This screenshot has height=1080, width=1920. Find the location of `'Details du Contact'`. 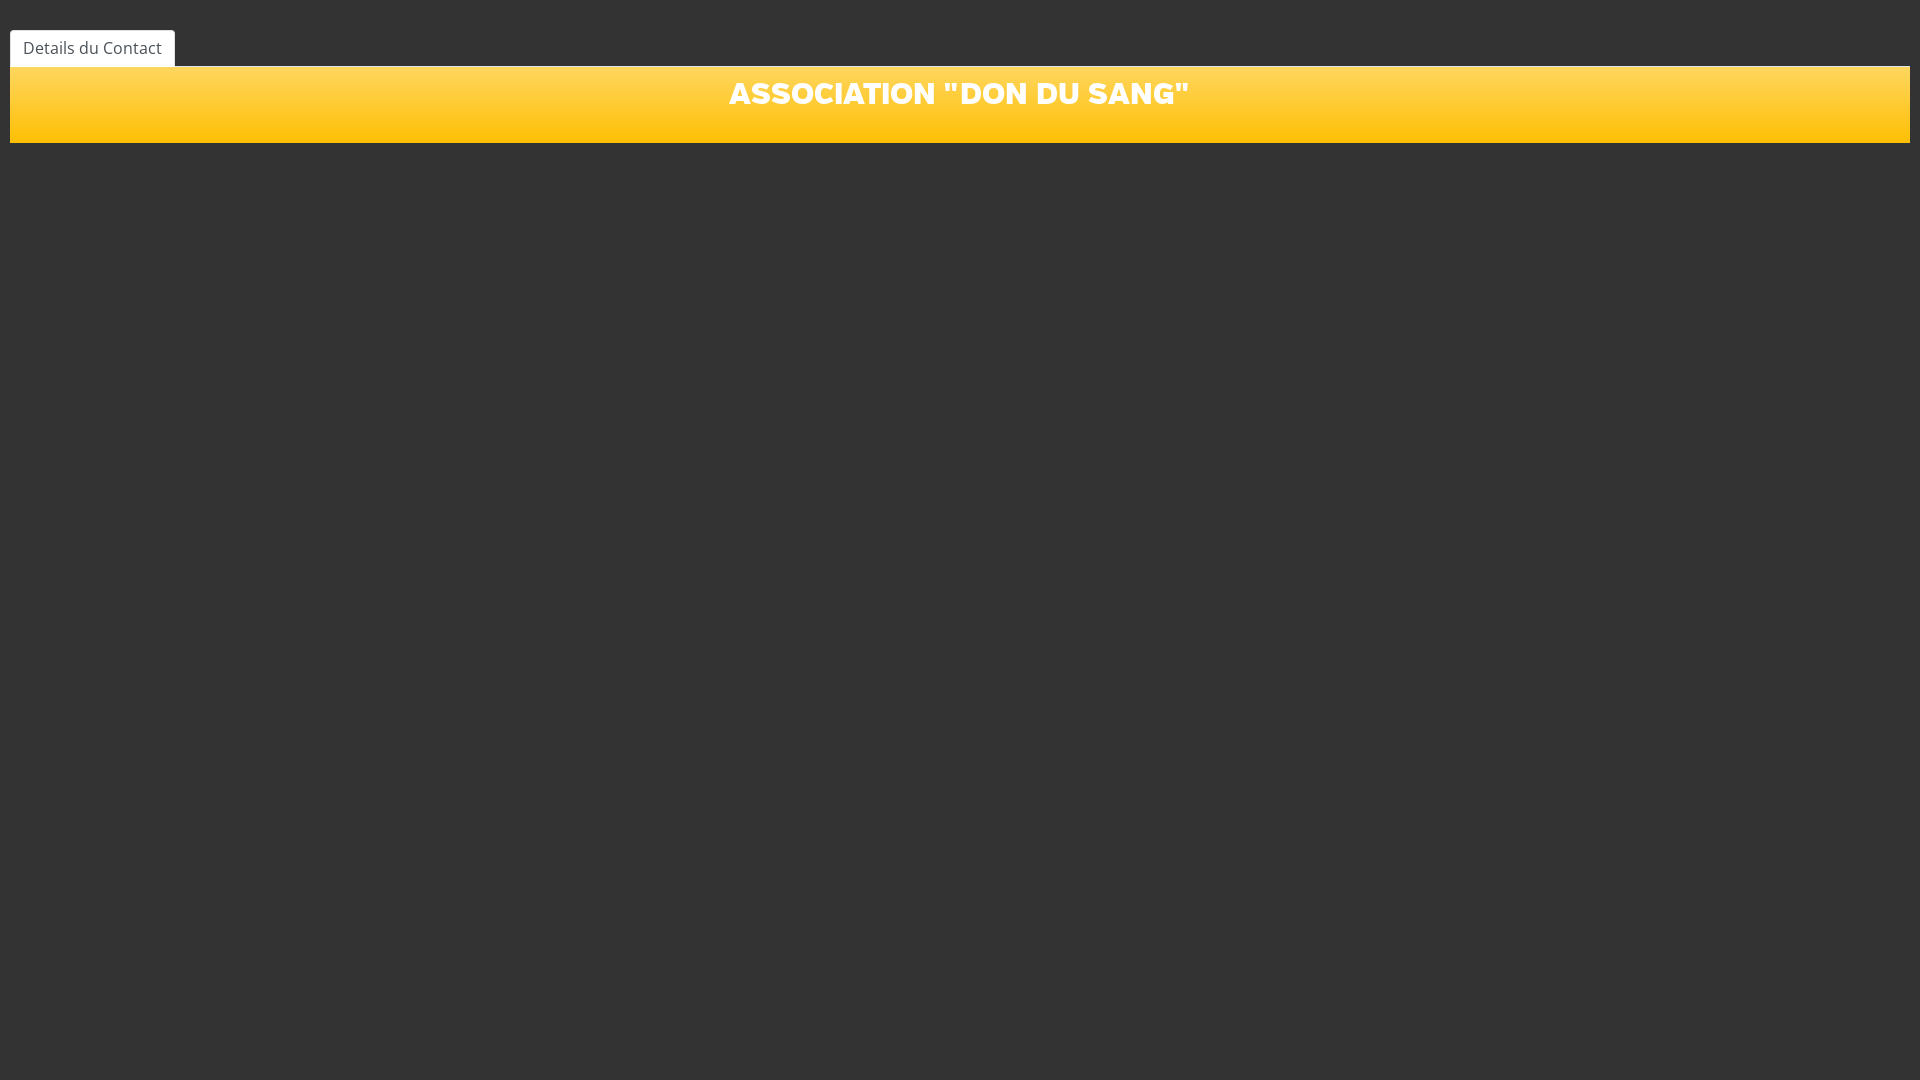

'Details du Contact' is located at coordinates (9, 47).